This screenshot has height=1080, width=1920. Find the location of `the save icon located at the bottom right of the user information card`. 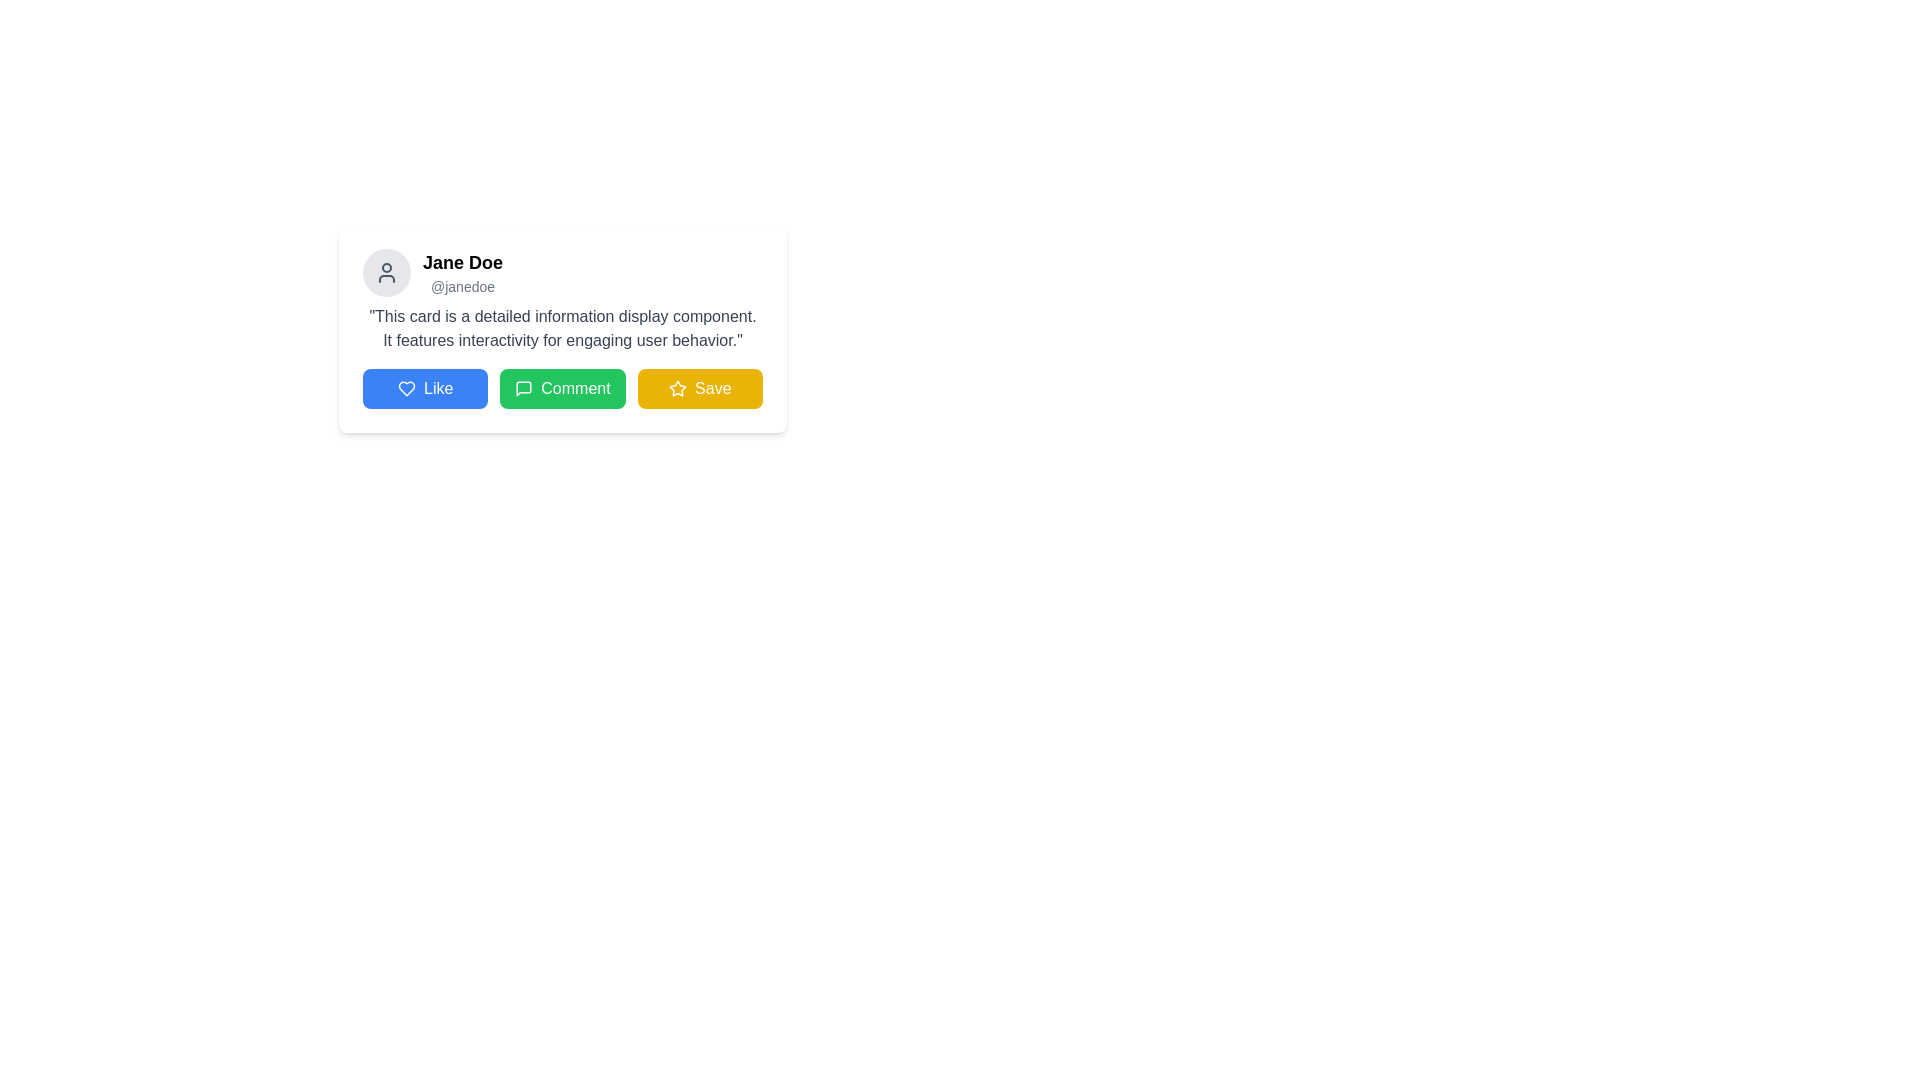

the save icon located at the bottom right of the user information card is located at coordinates (678, 388).